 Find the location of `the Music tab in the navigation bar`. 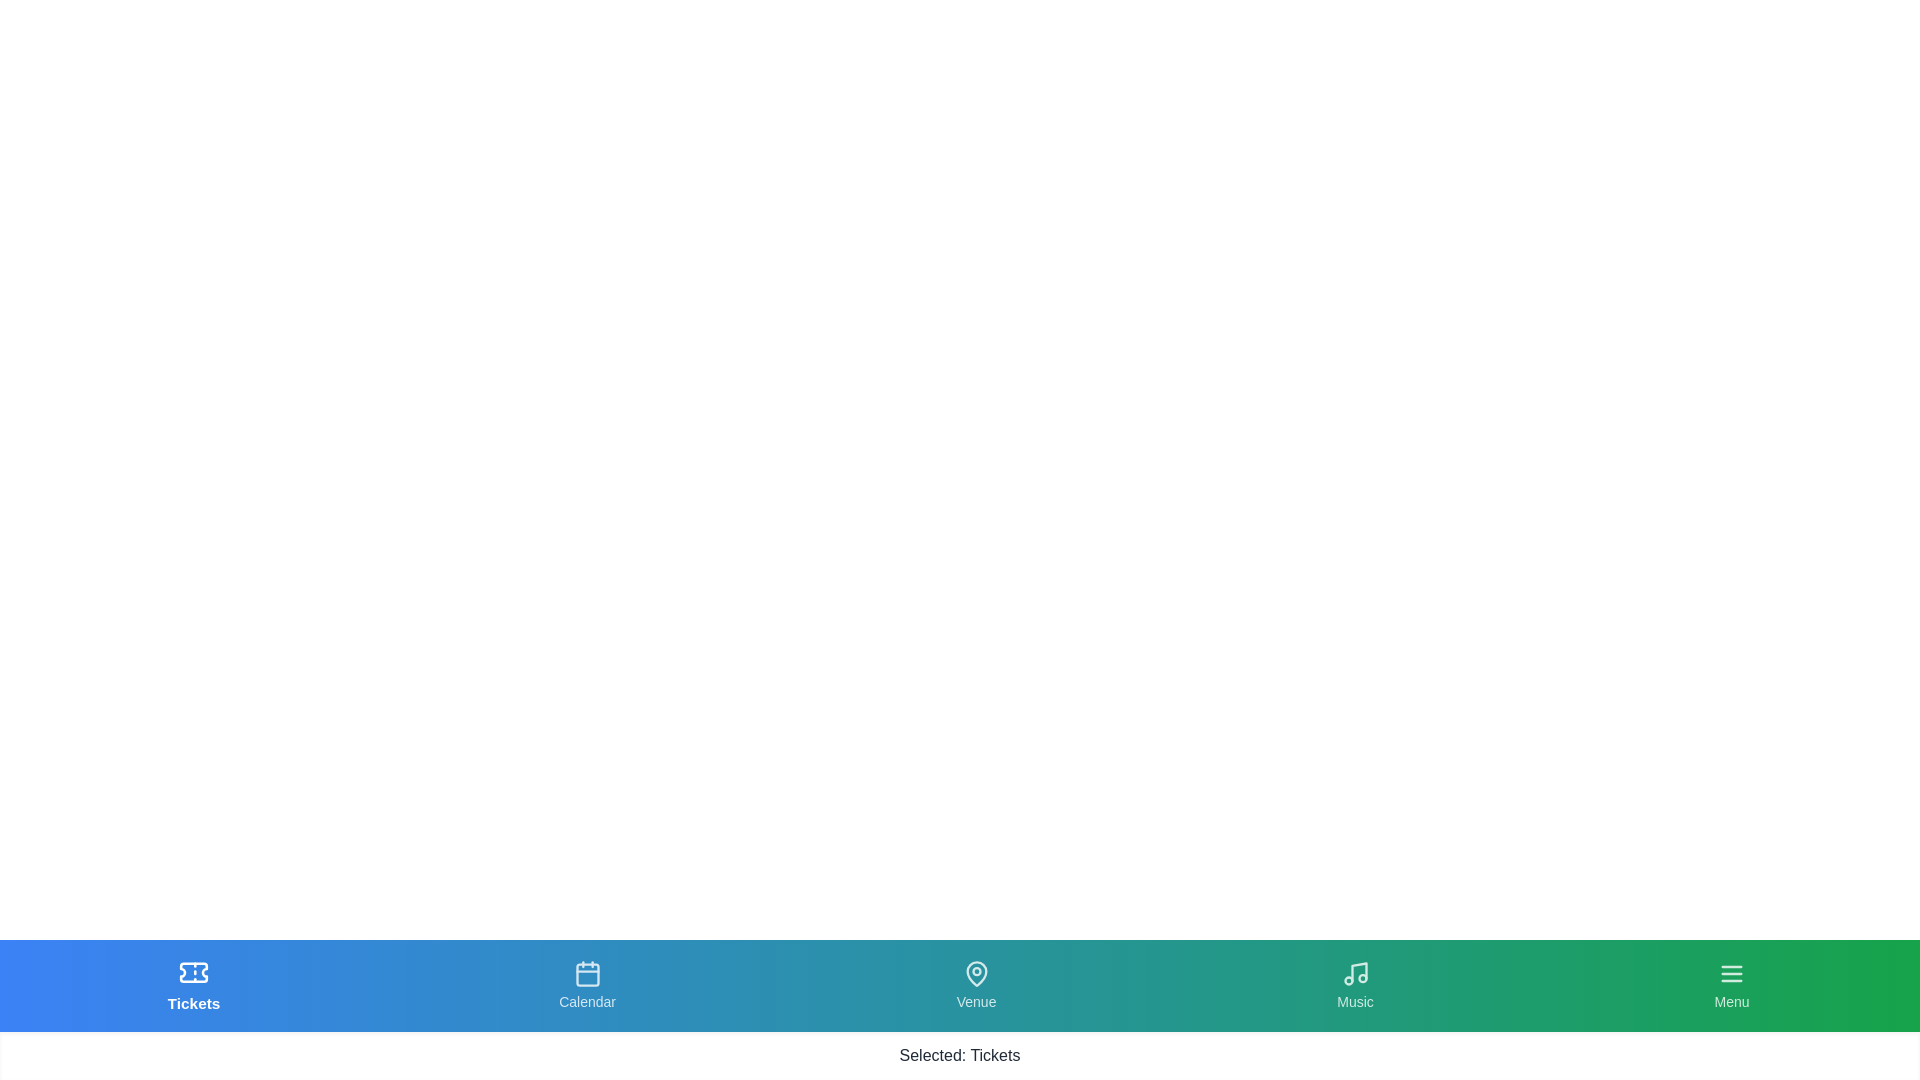

the Music tab in the navigation bar is located at coordinates (1354, 985).